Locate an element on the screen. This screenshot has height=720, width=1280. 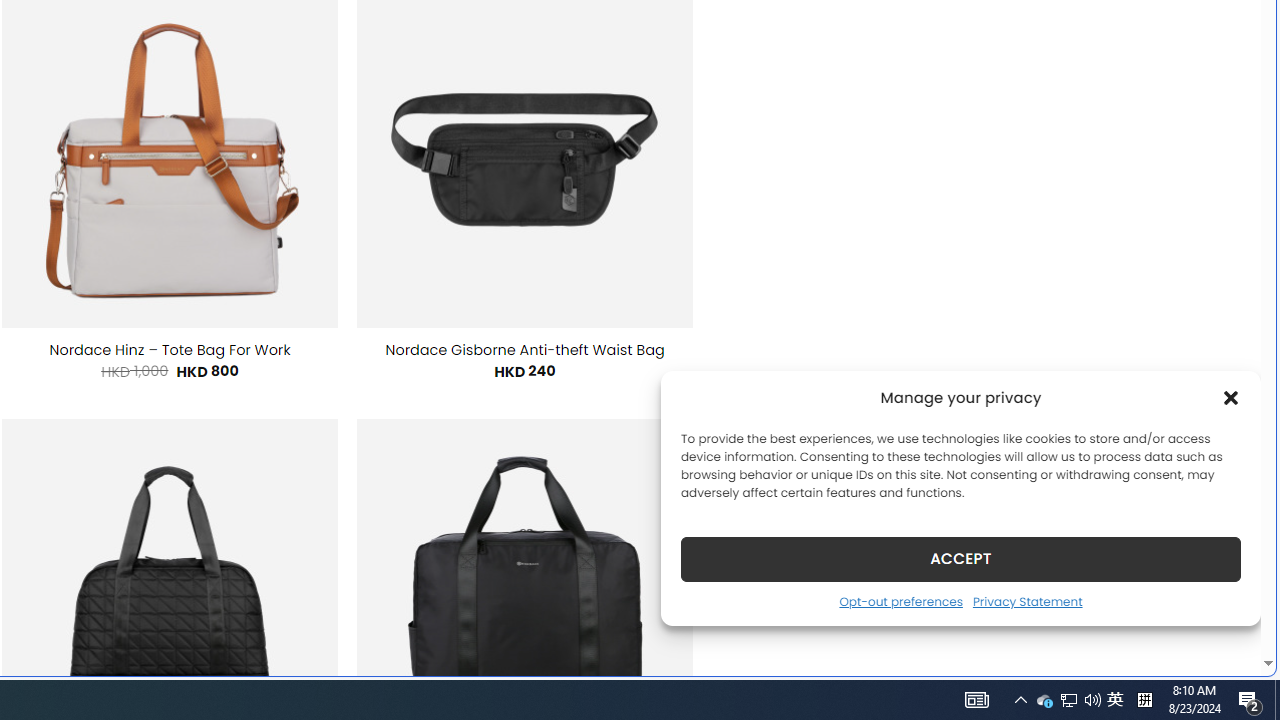
'Class: cmplz-close' is located at coordinates (1230, 397).